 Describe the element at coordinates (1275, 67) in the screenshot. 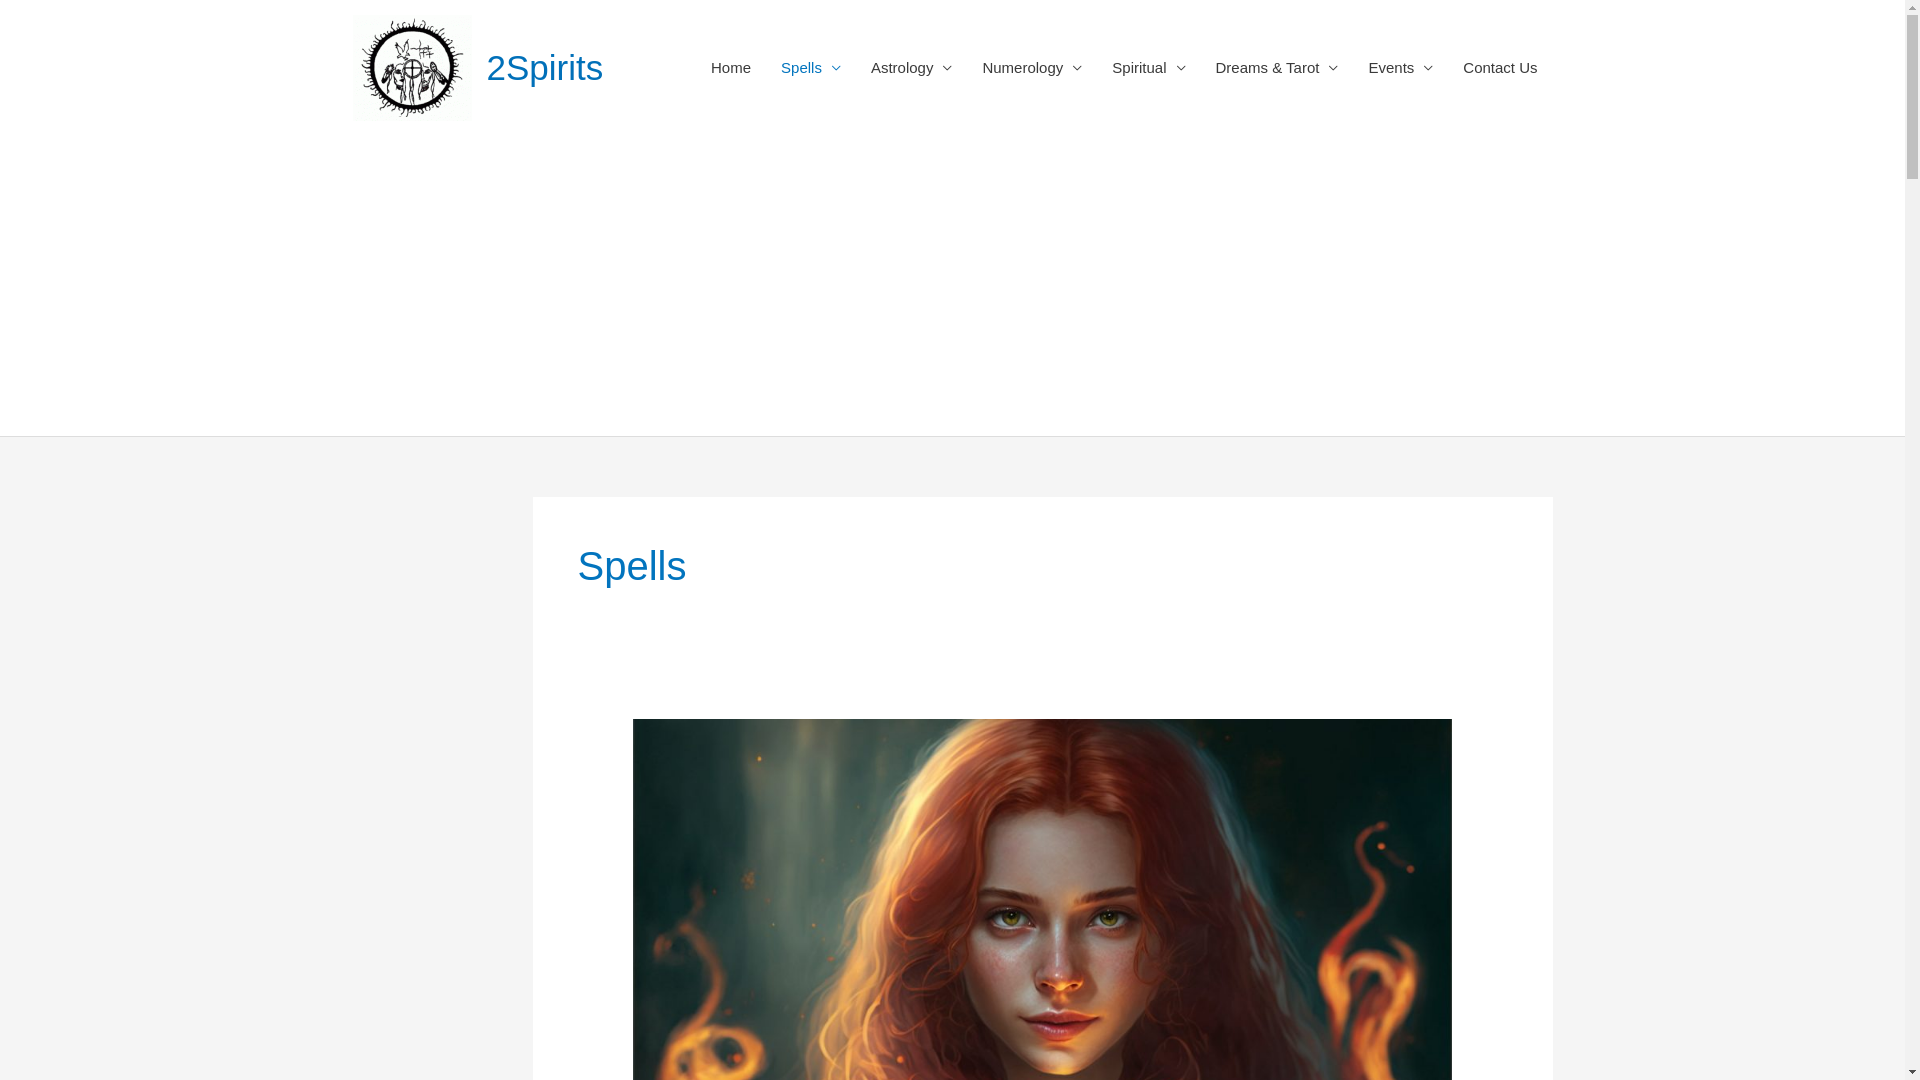

I see `'Dreams & Tarot'` at that location.